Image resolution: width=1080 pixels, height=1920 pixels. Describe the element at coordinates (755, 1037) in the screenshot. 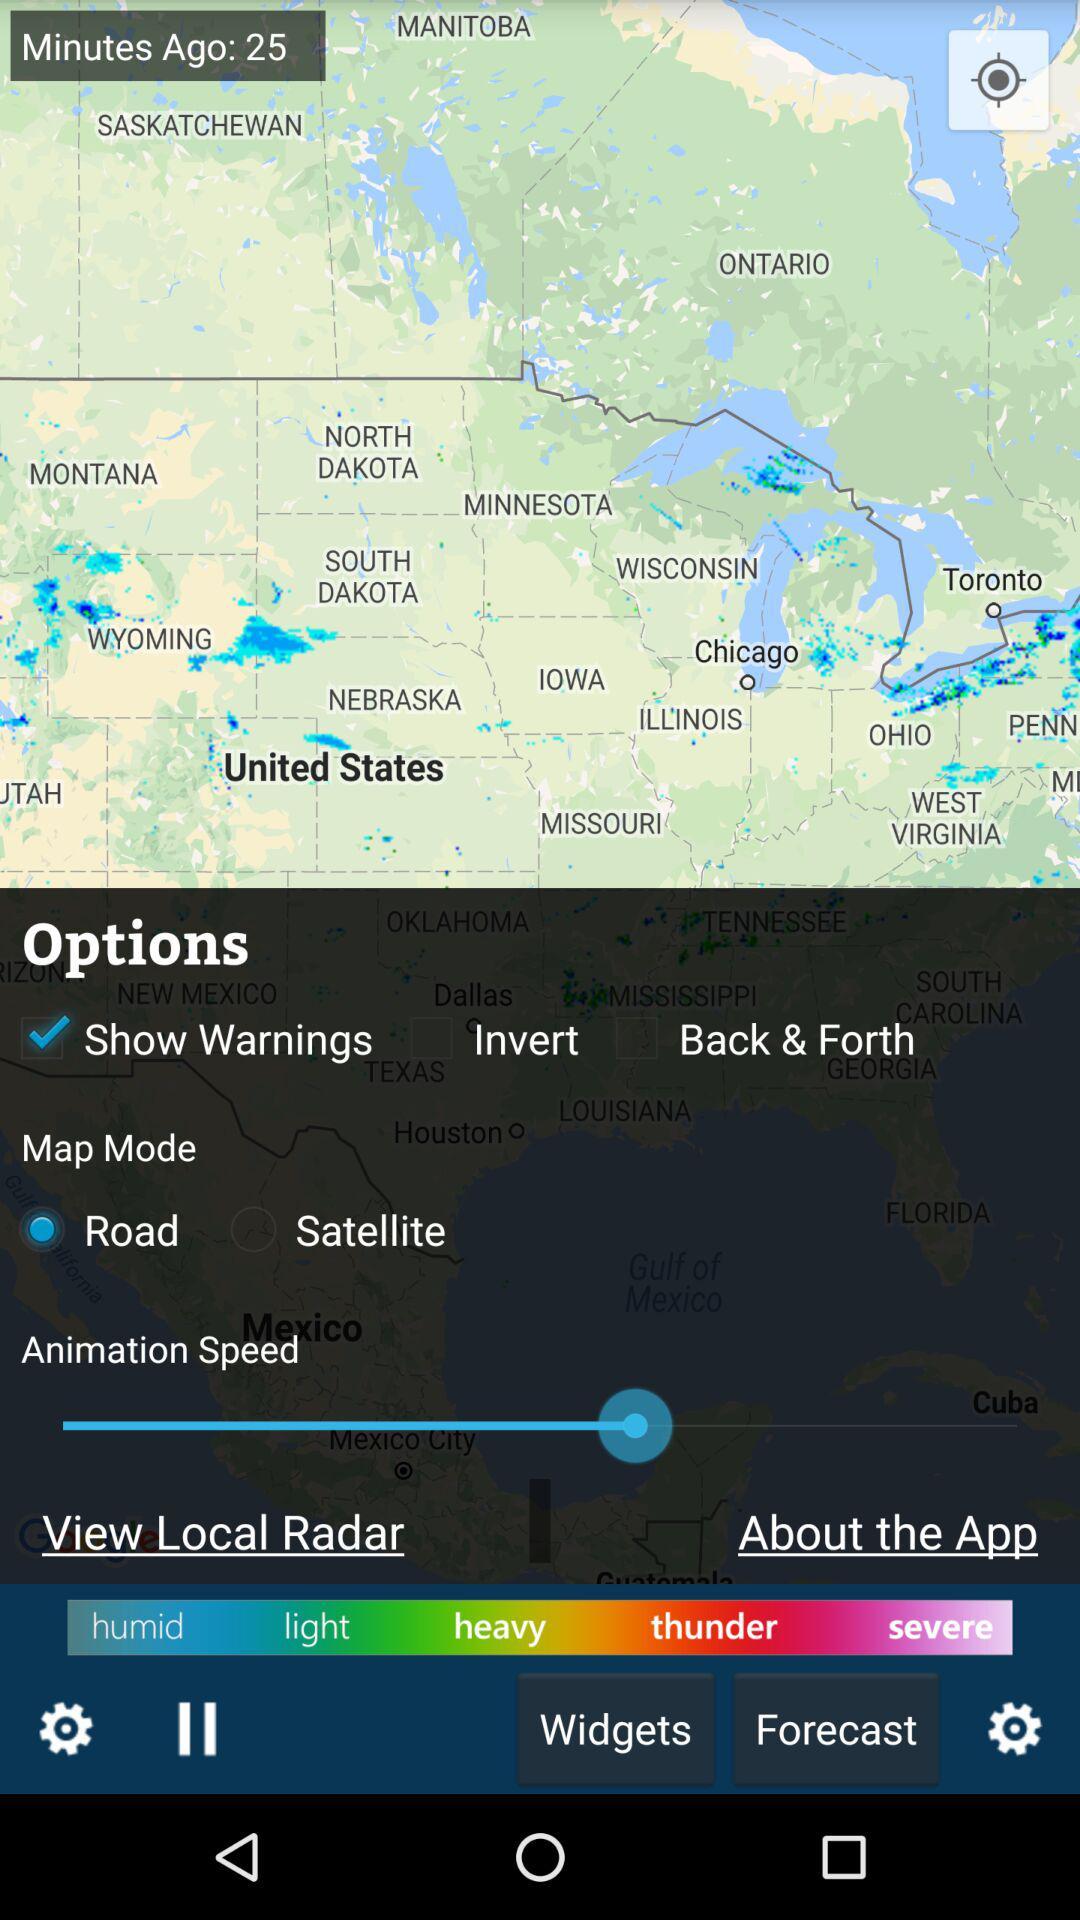

I see `back  forth` at that location.